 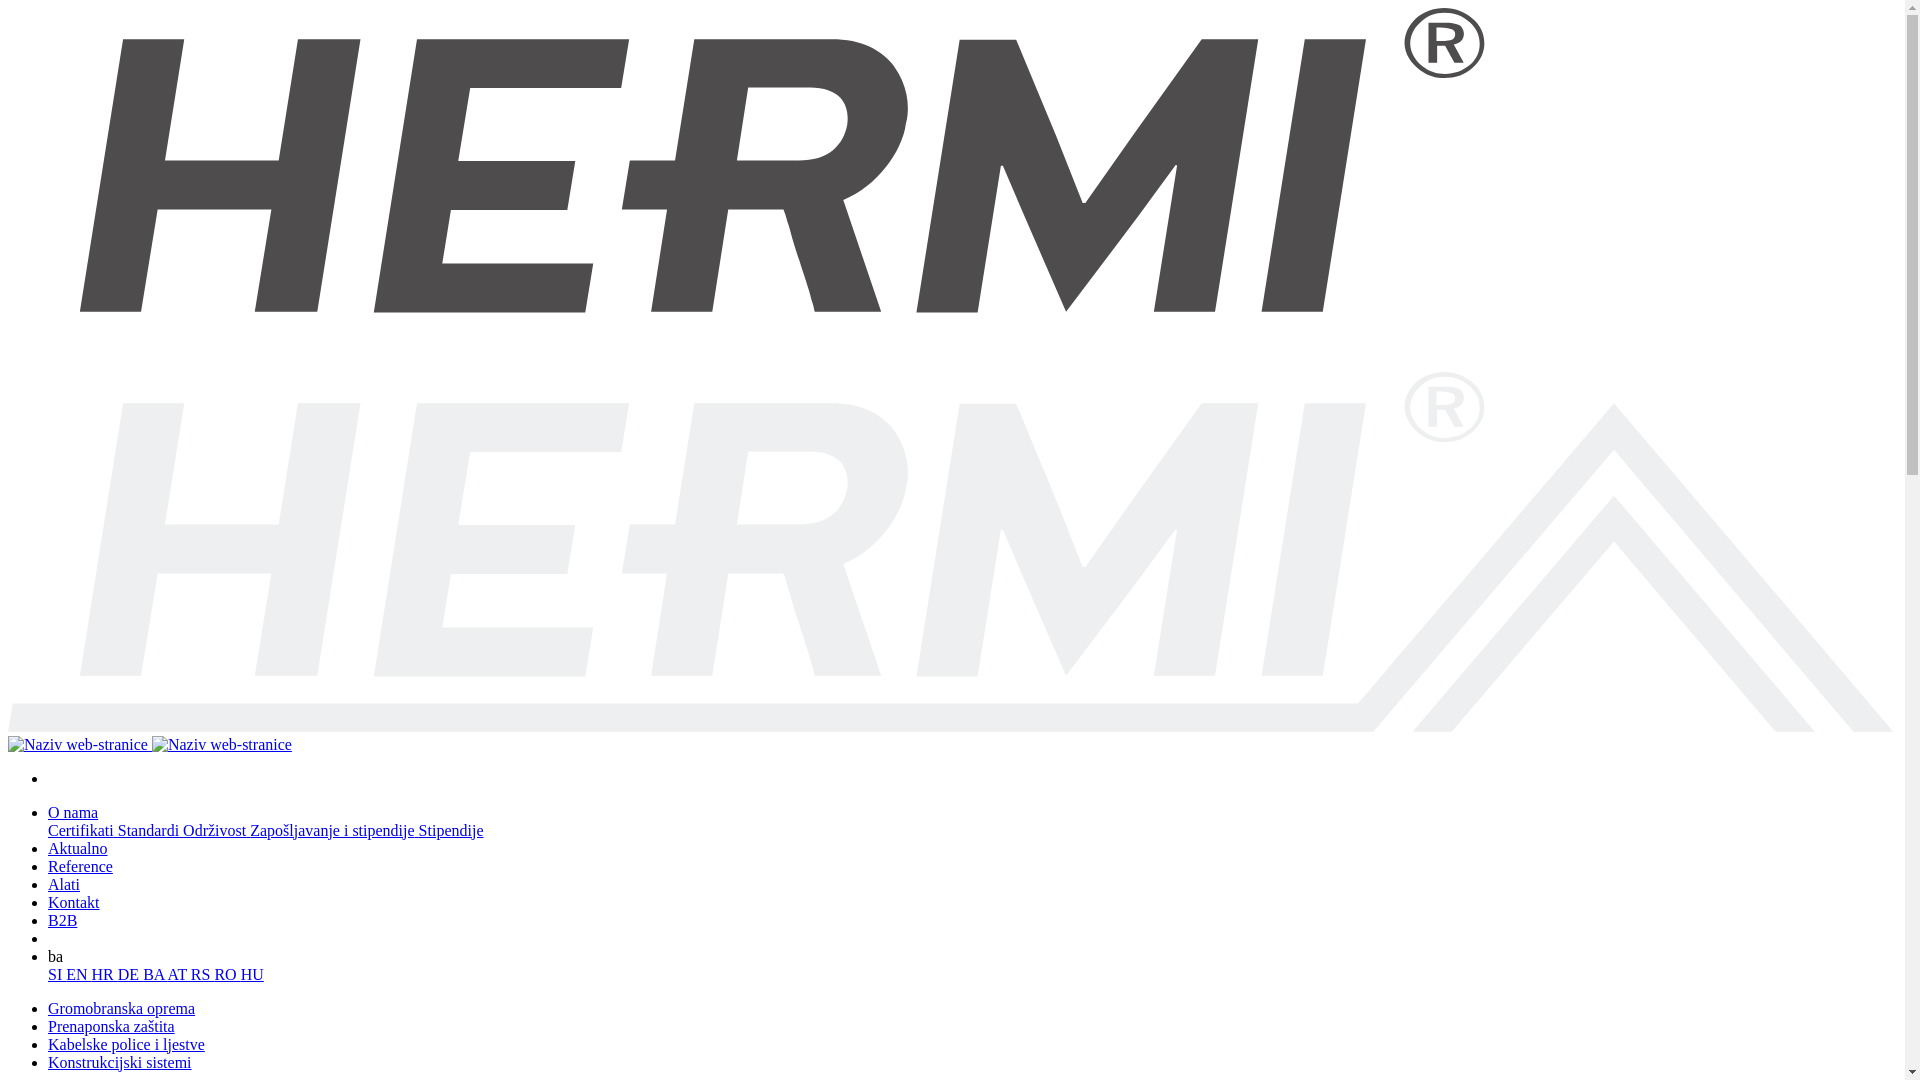 I want to click on 'Stipendije', so click(x=450, y=830).